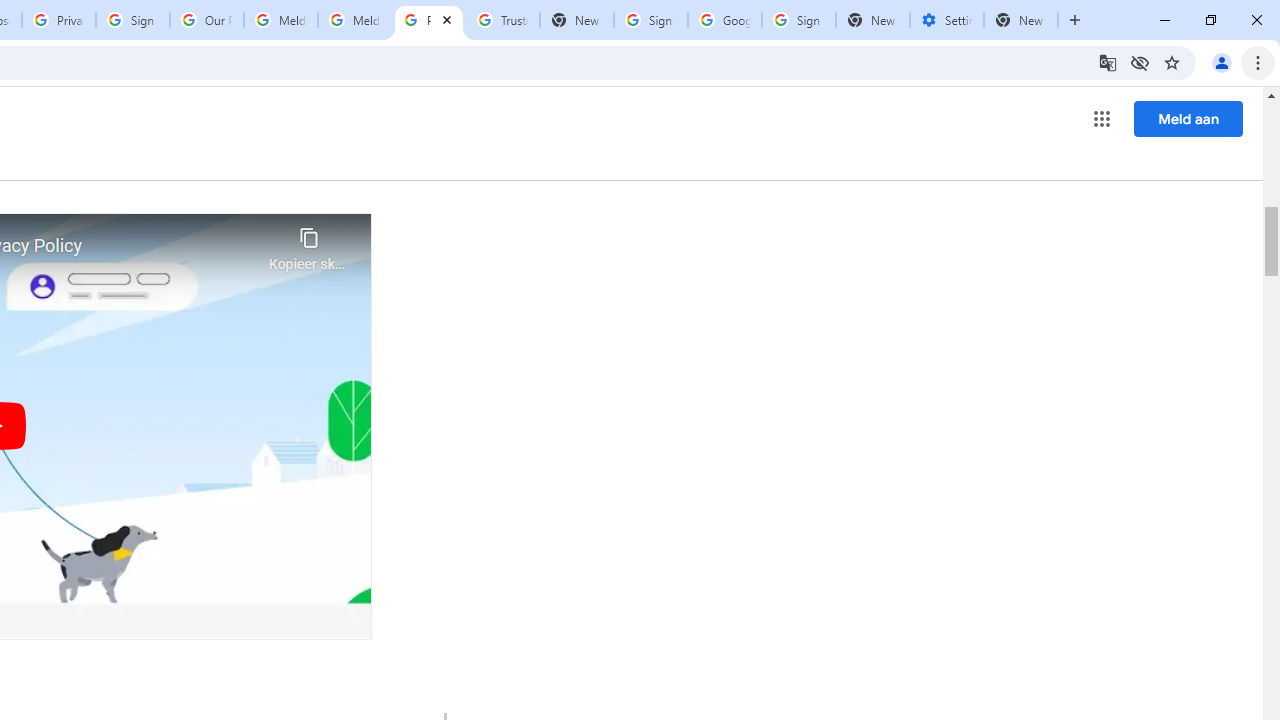 Image resolution: width=1280 pixels, height=720 pixels. Describe the element at coordinates (1021, 20) in the screenshot. I see `'New Tab'` at that location.